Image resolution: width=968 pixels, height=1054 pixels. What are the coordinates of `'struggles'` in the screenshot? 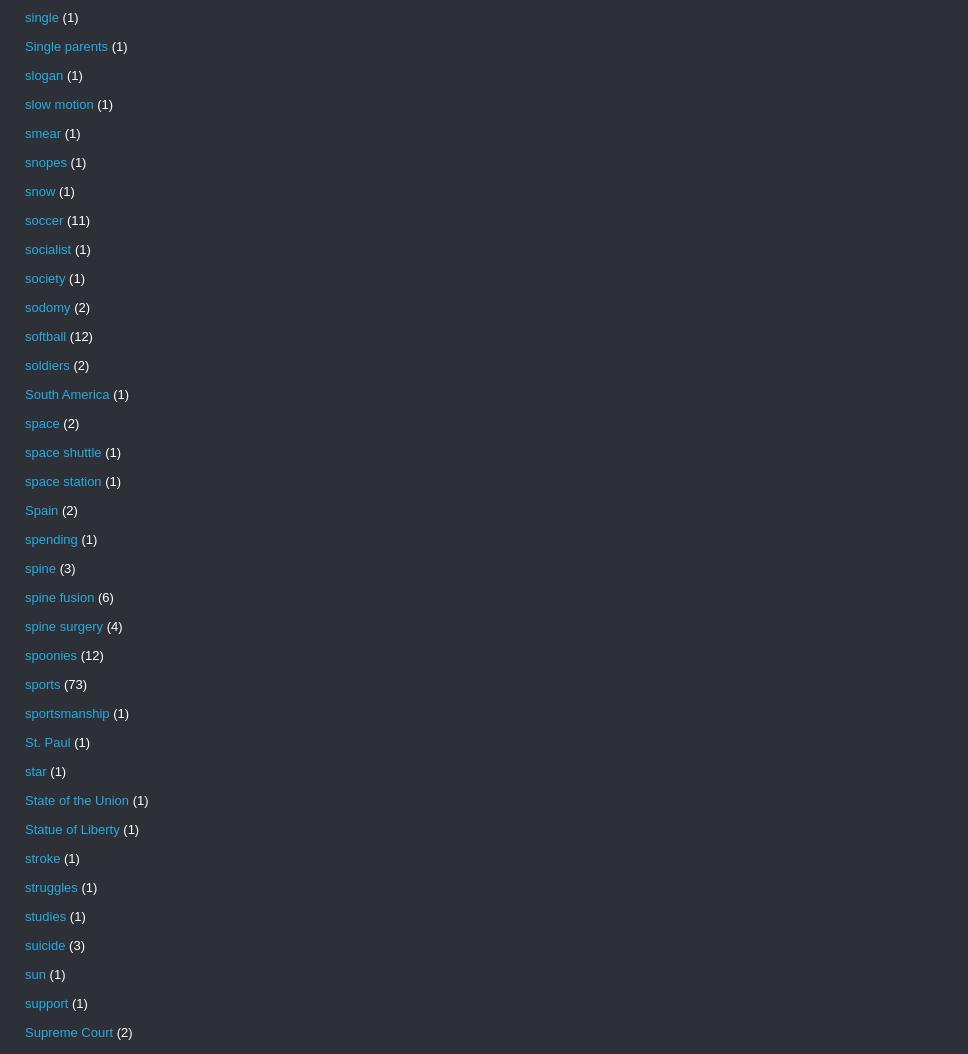 It's located at (50, 887).